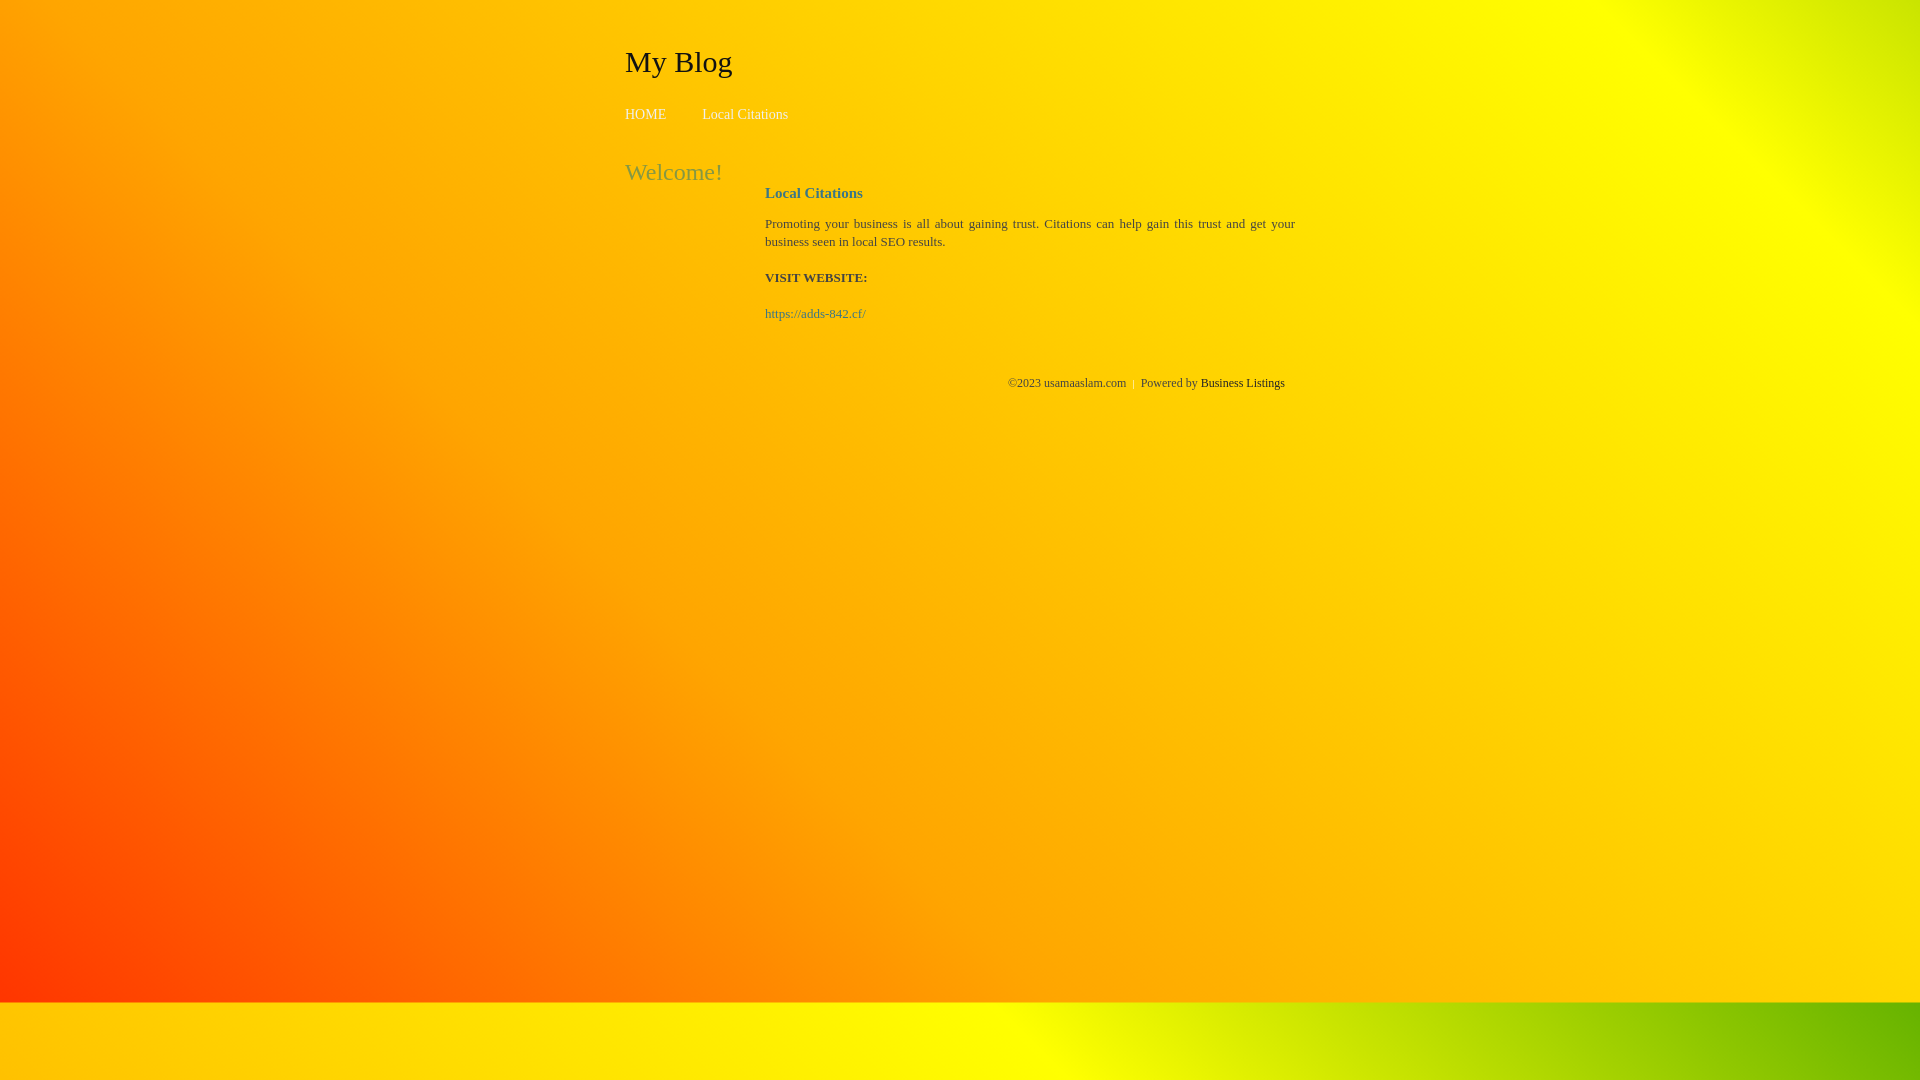 The height and width of the screenshot is (1080, 1920). What do you see at coordinates (645, 114) in the screenshot?
I see `'HOME'` at bounding box center [645, 114].